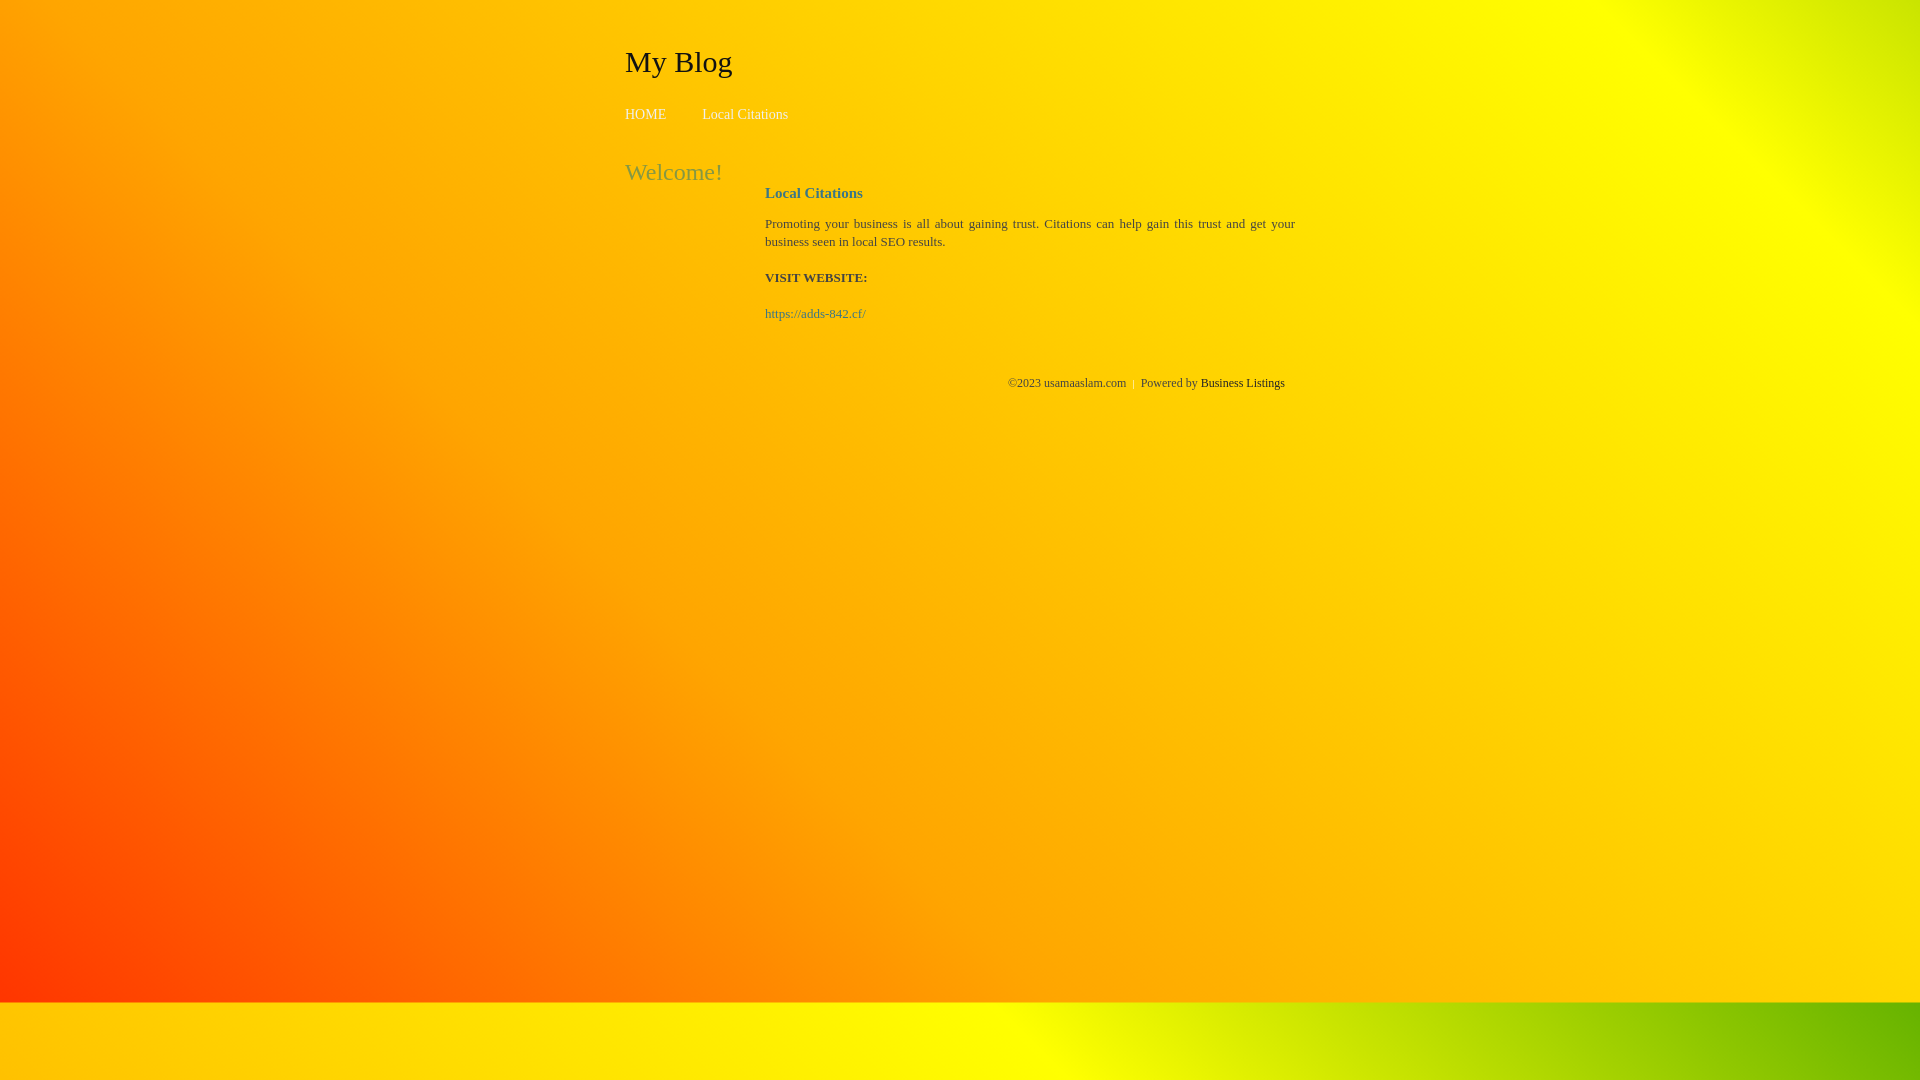 The height and width of the screenshot is (1080, 1920). What do you see at coordinates (645, 114) in the screenshot?
I see `'HOME'` at bounding box center [645, 114].